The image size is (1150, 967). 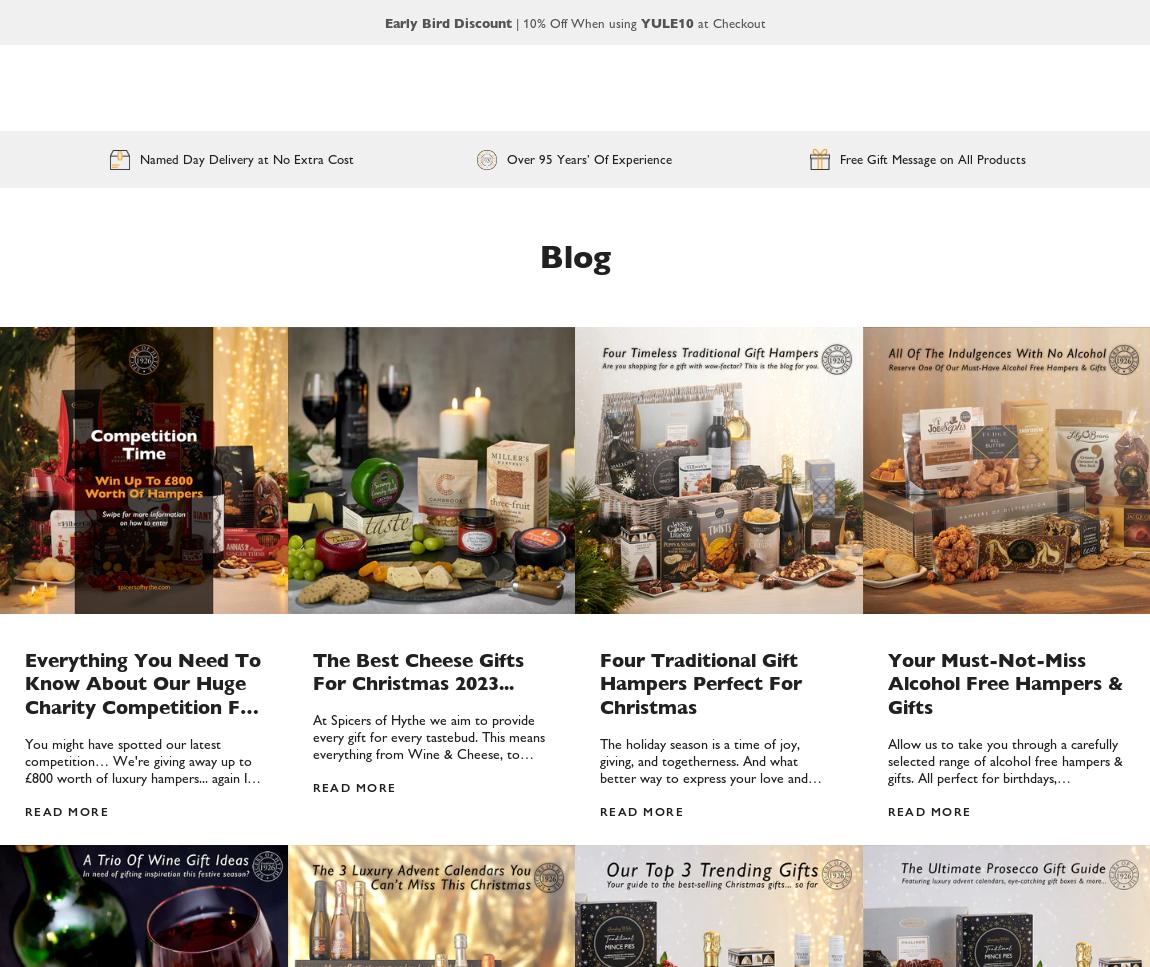 I want to click on '7', so click(x=654, y=653).